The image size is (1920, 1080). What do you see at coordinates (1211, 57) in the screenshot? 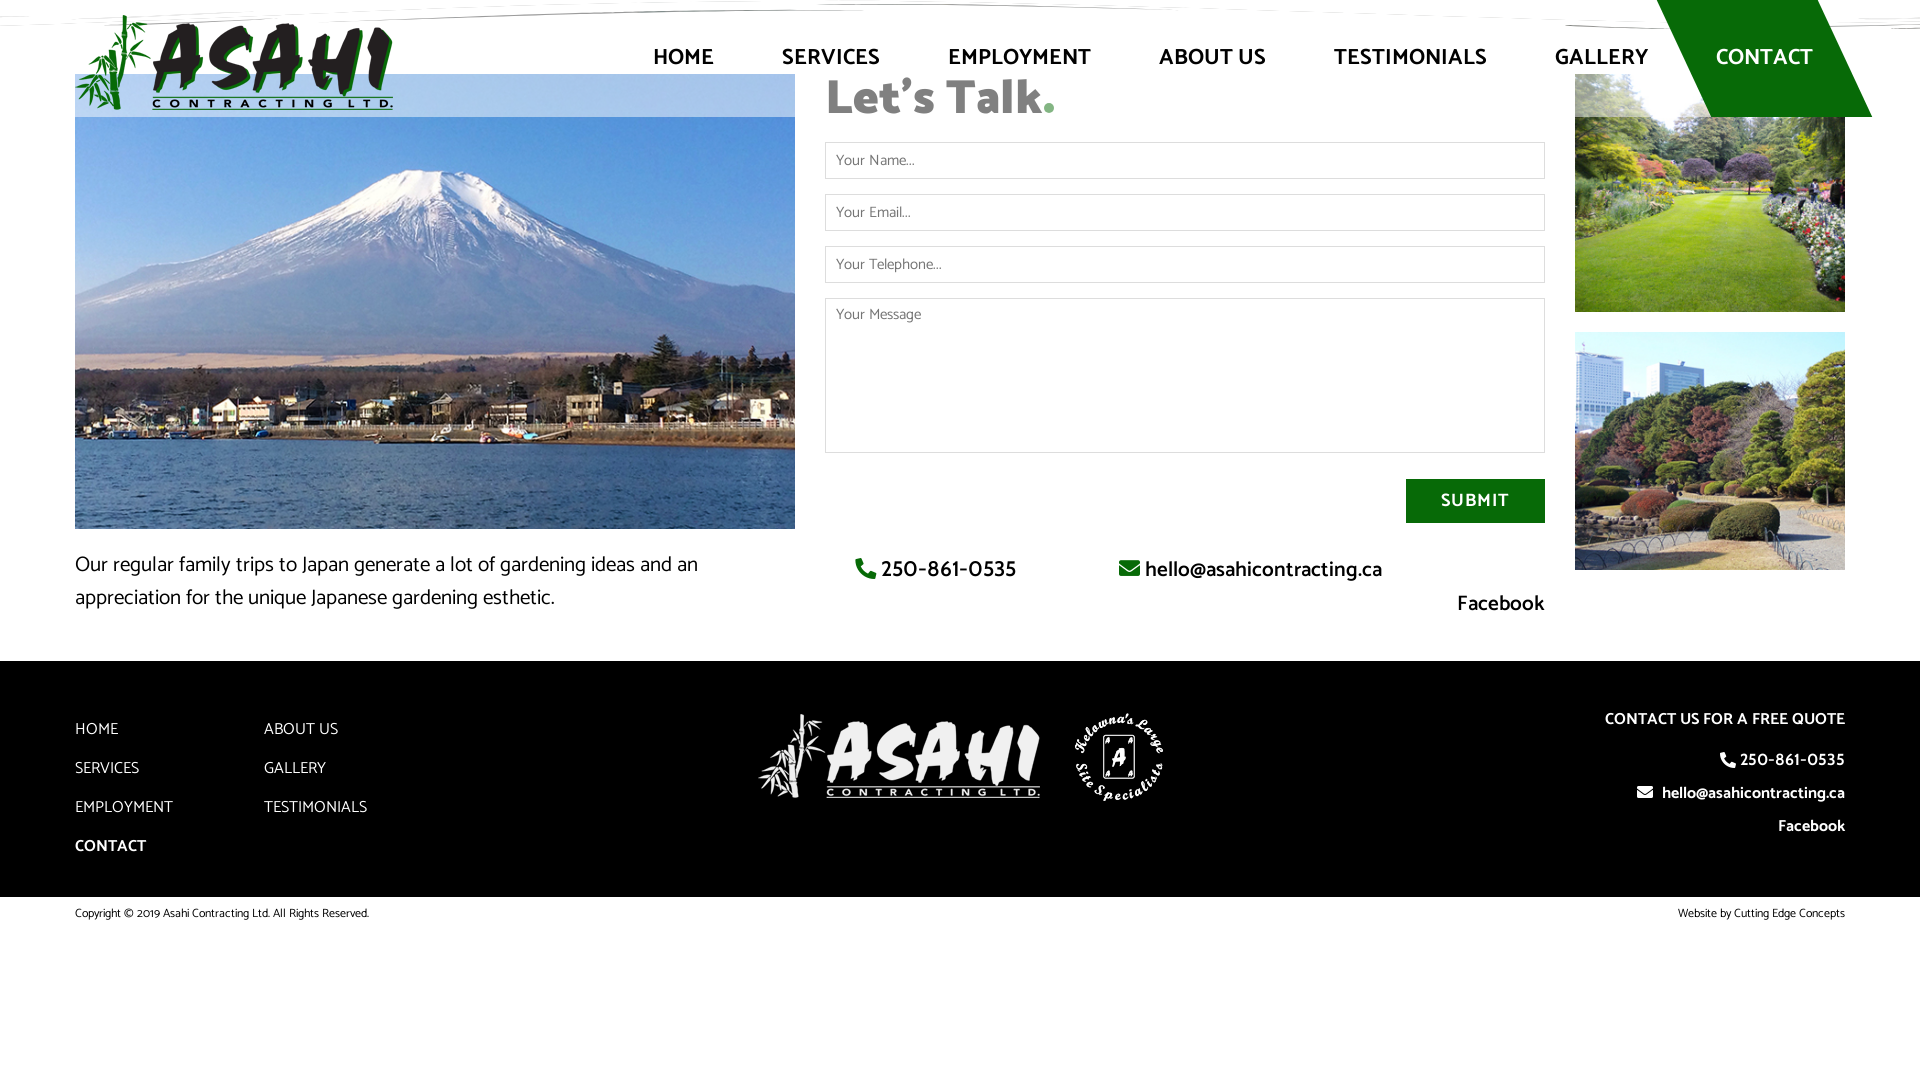
I see `'ABOUT US'` at bounding box center [1211, 57].